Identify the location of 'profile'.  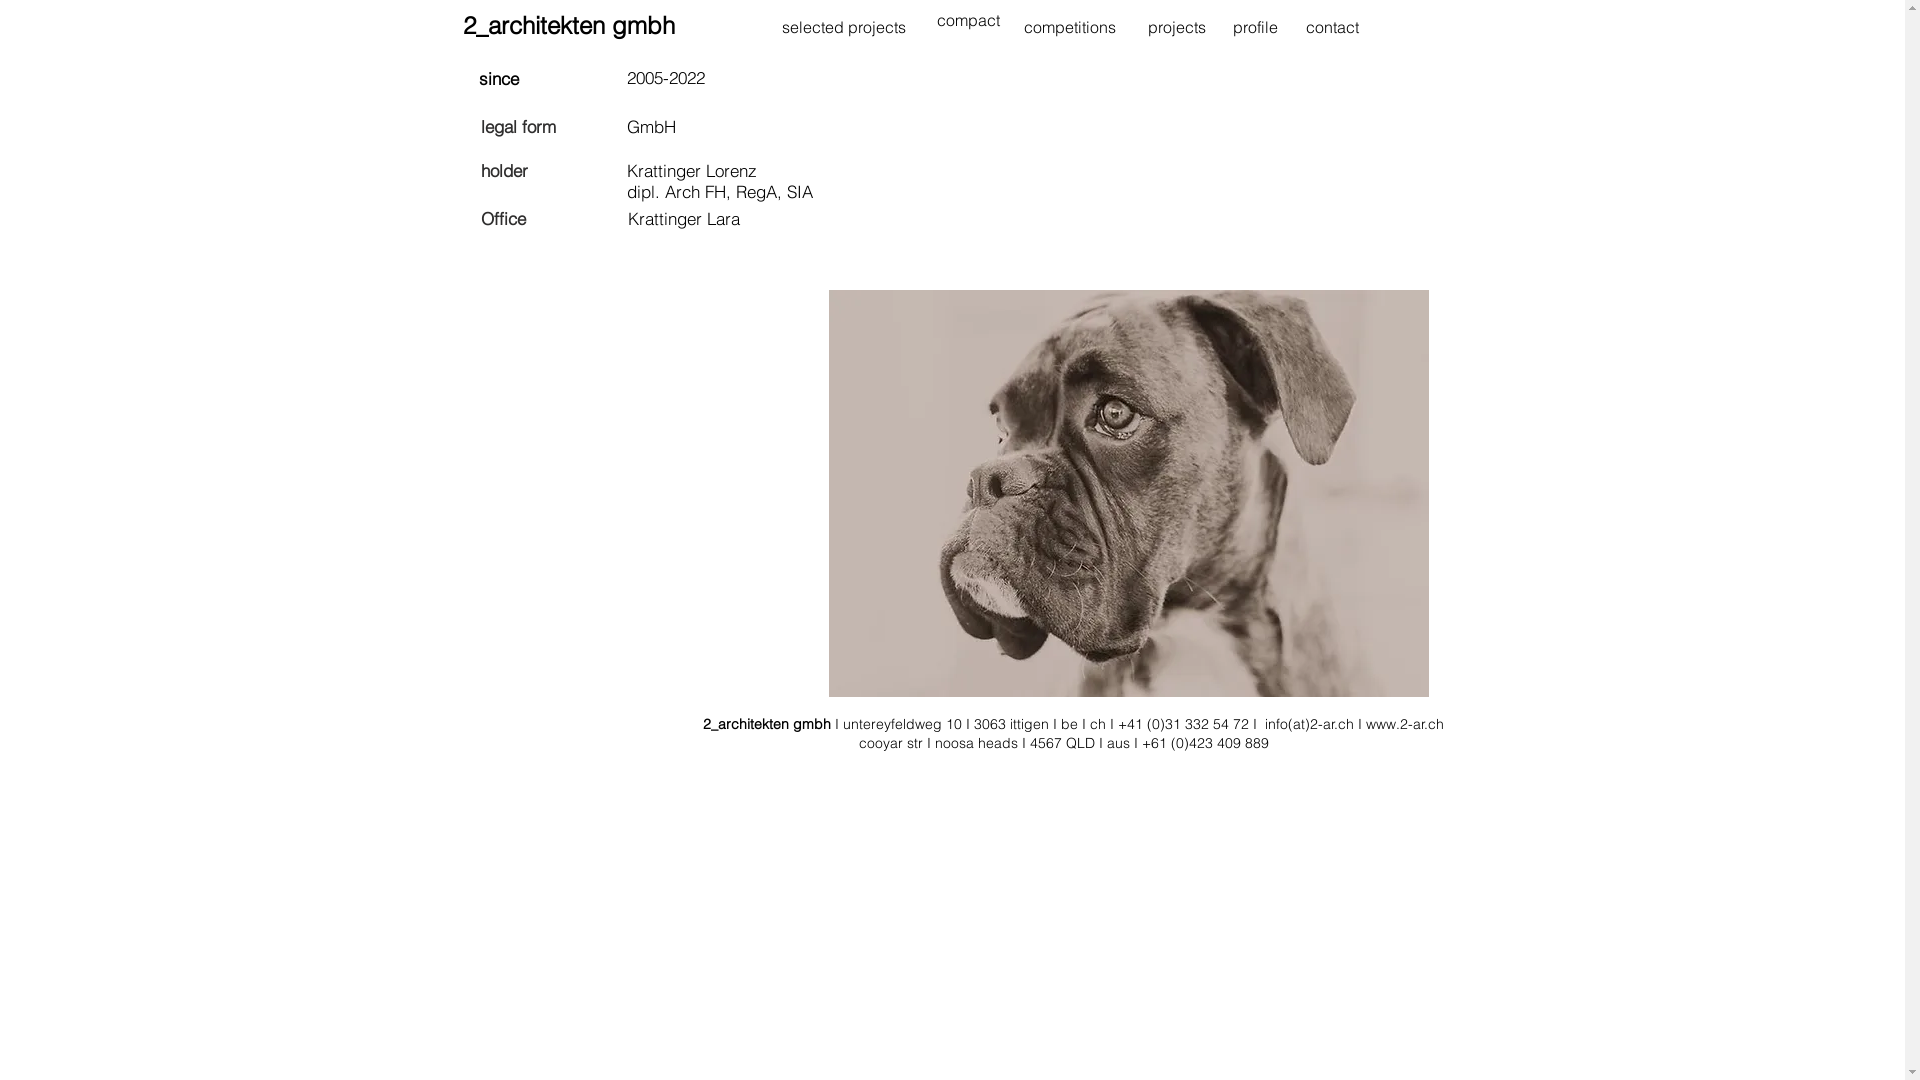
(1231, 27).